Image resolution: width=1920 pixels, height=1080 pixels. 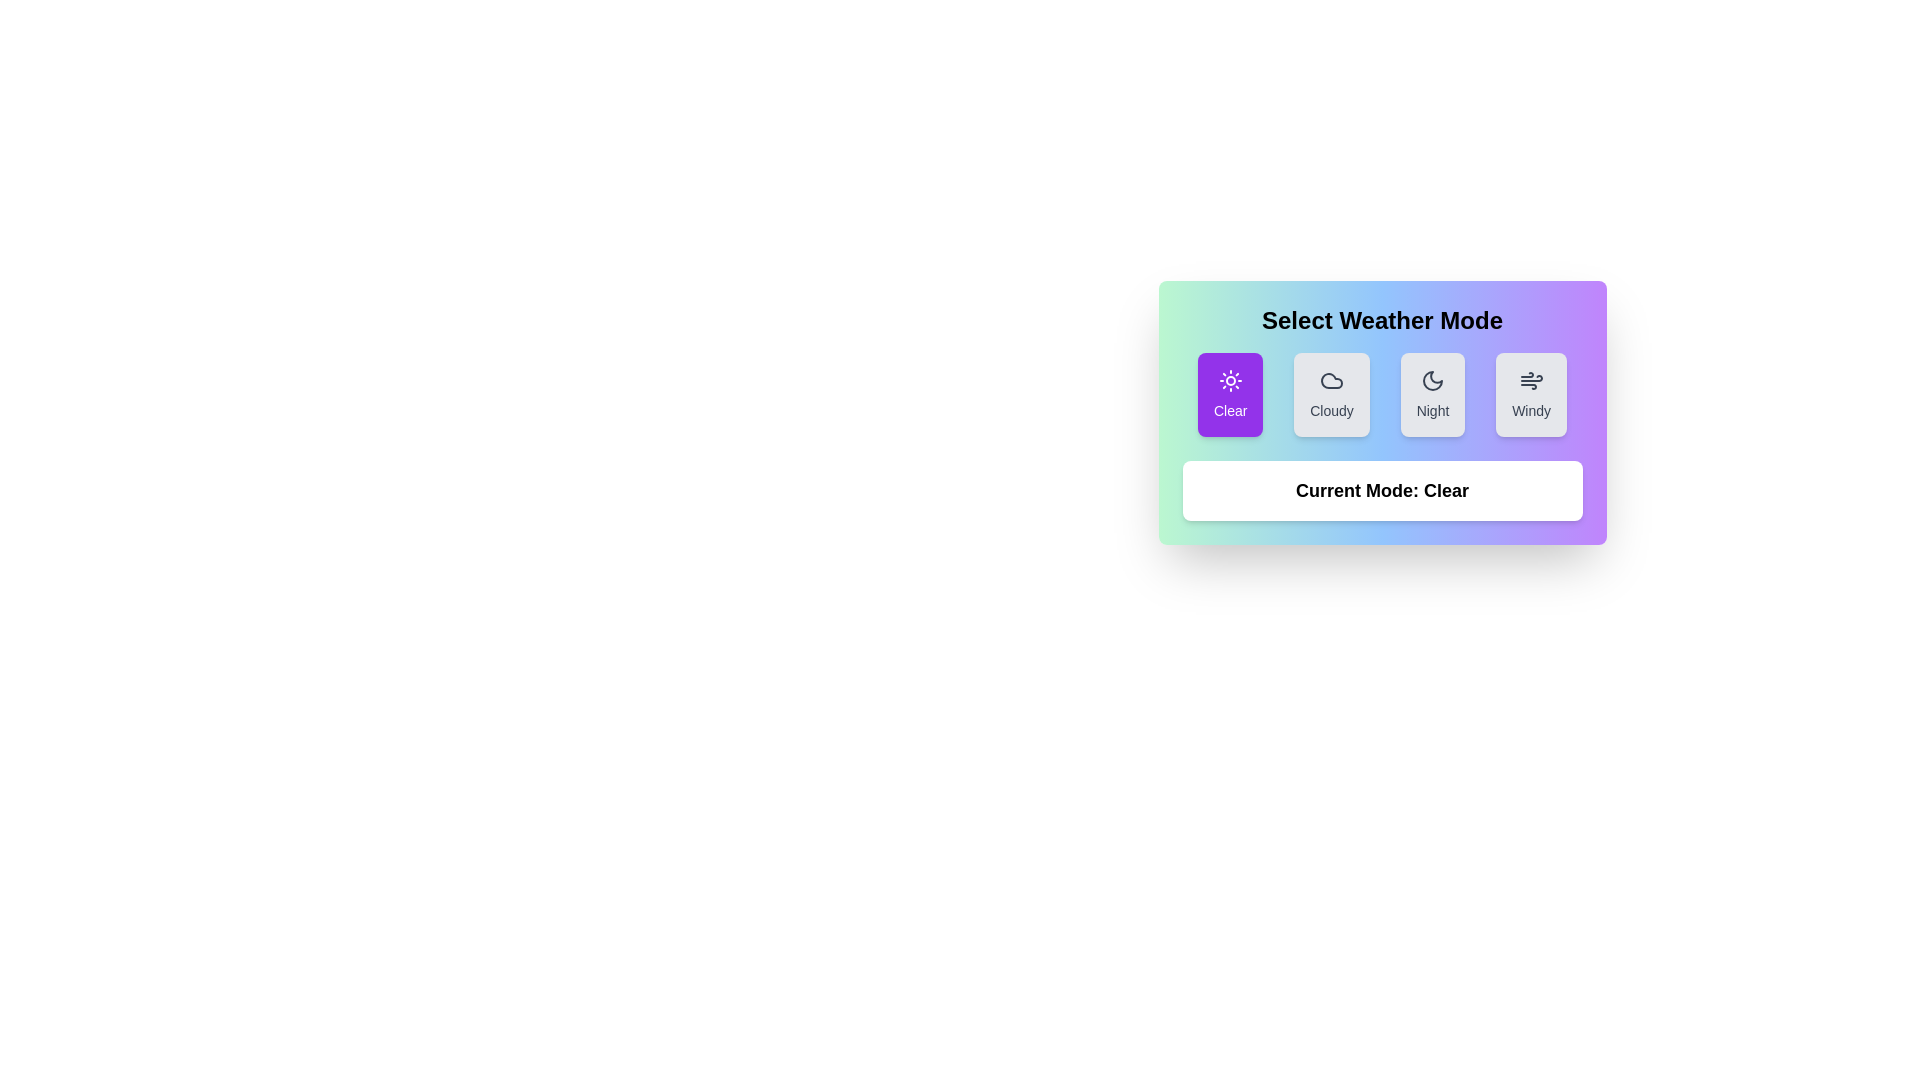 What do you see at coordinates (1331, 394) in the screenshot?
I see `the 'Cloudy' mode button in the weather selection interface to set the weather mode to Cloudy` at bounding box center [1331, 394].